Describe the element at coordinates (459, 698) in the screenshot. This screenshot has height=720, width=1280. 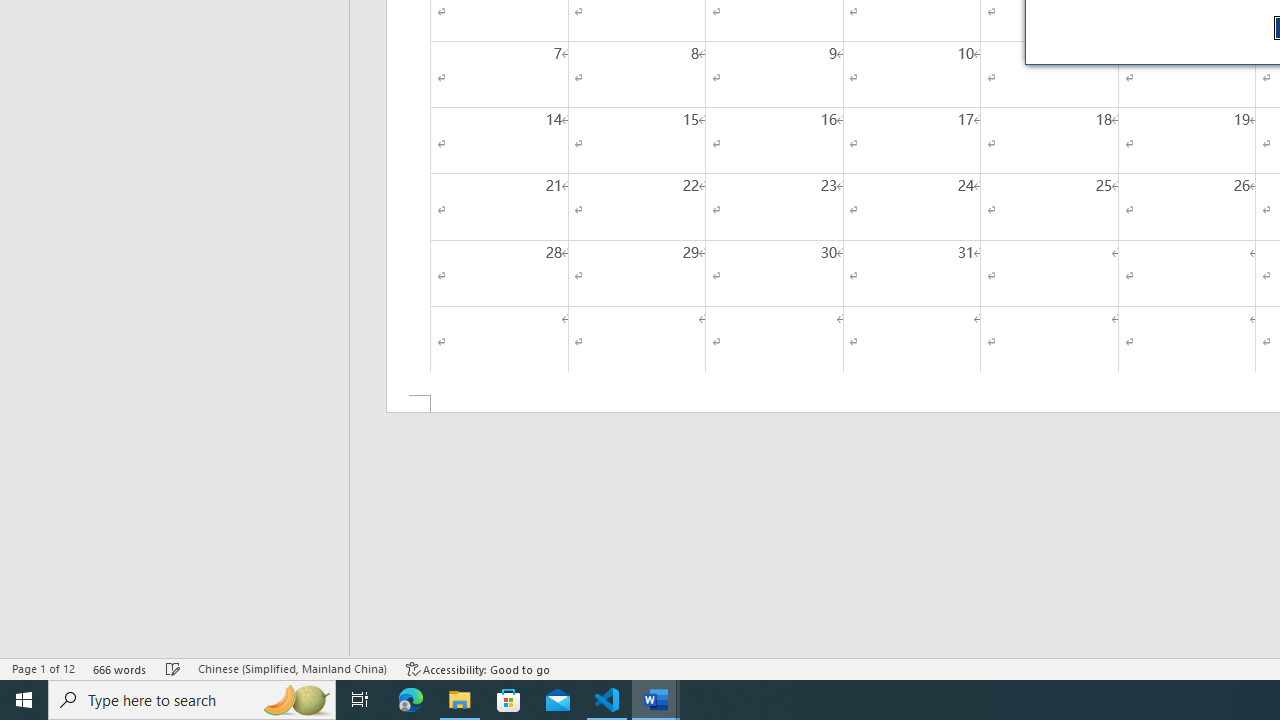
I see `'File Explorer - 1 running window'` at that location.